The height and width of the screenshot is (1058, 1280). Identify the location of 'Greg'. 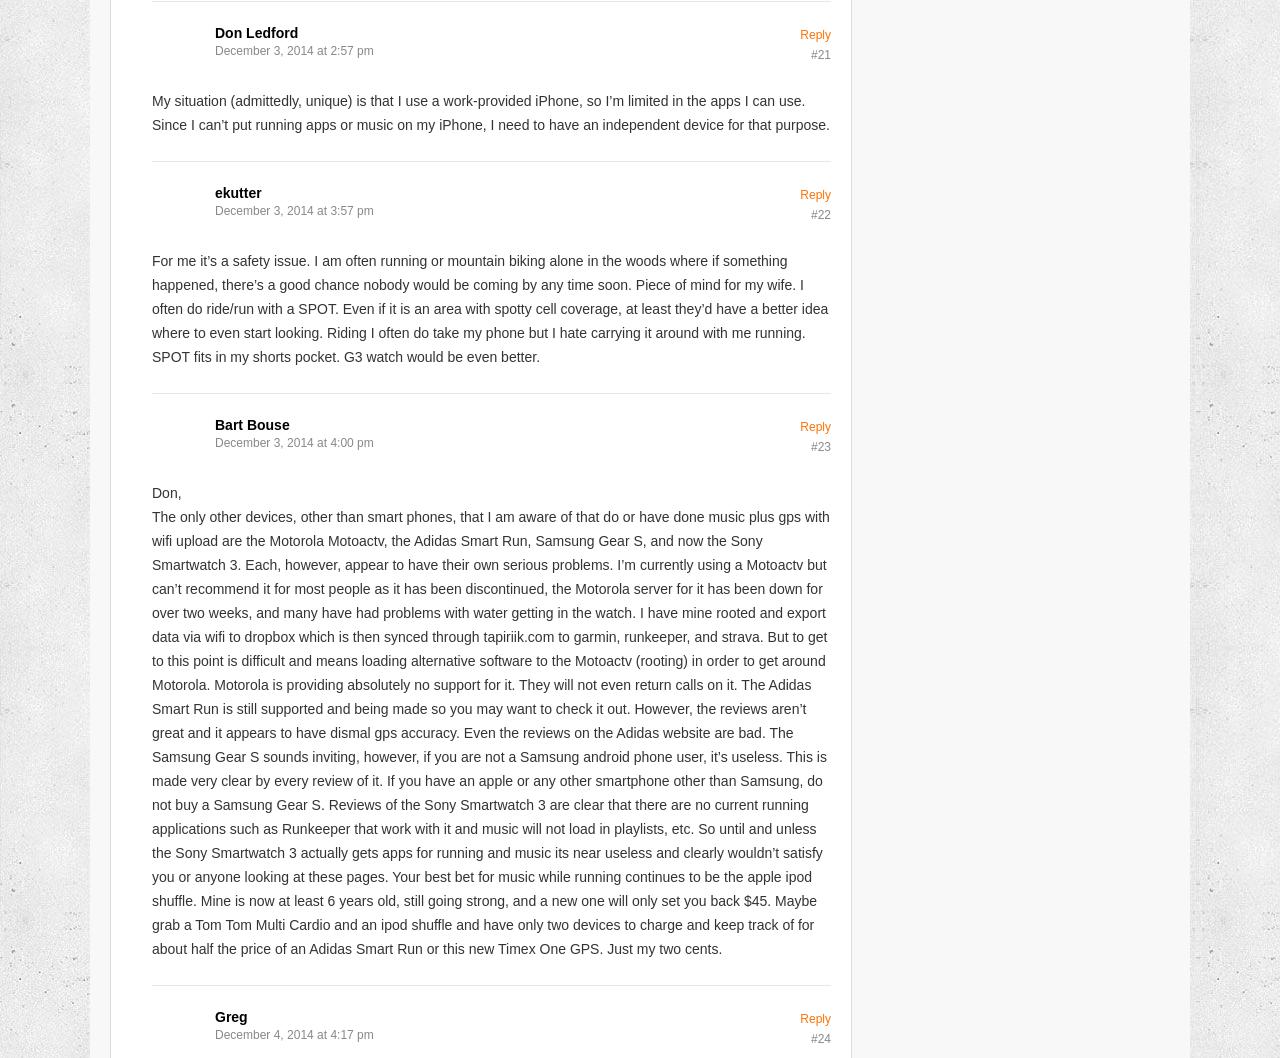
(231, 1014).